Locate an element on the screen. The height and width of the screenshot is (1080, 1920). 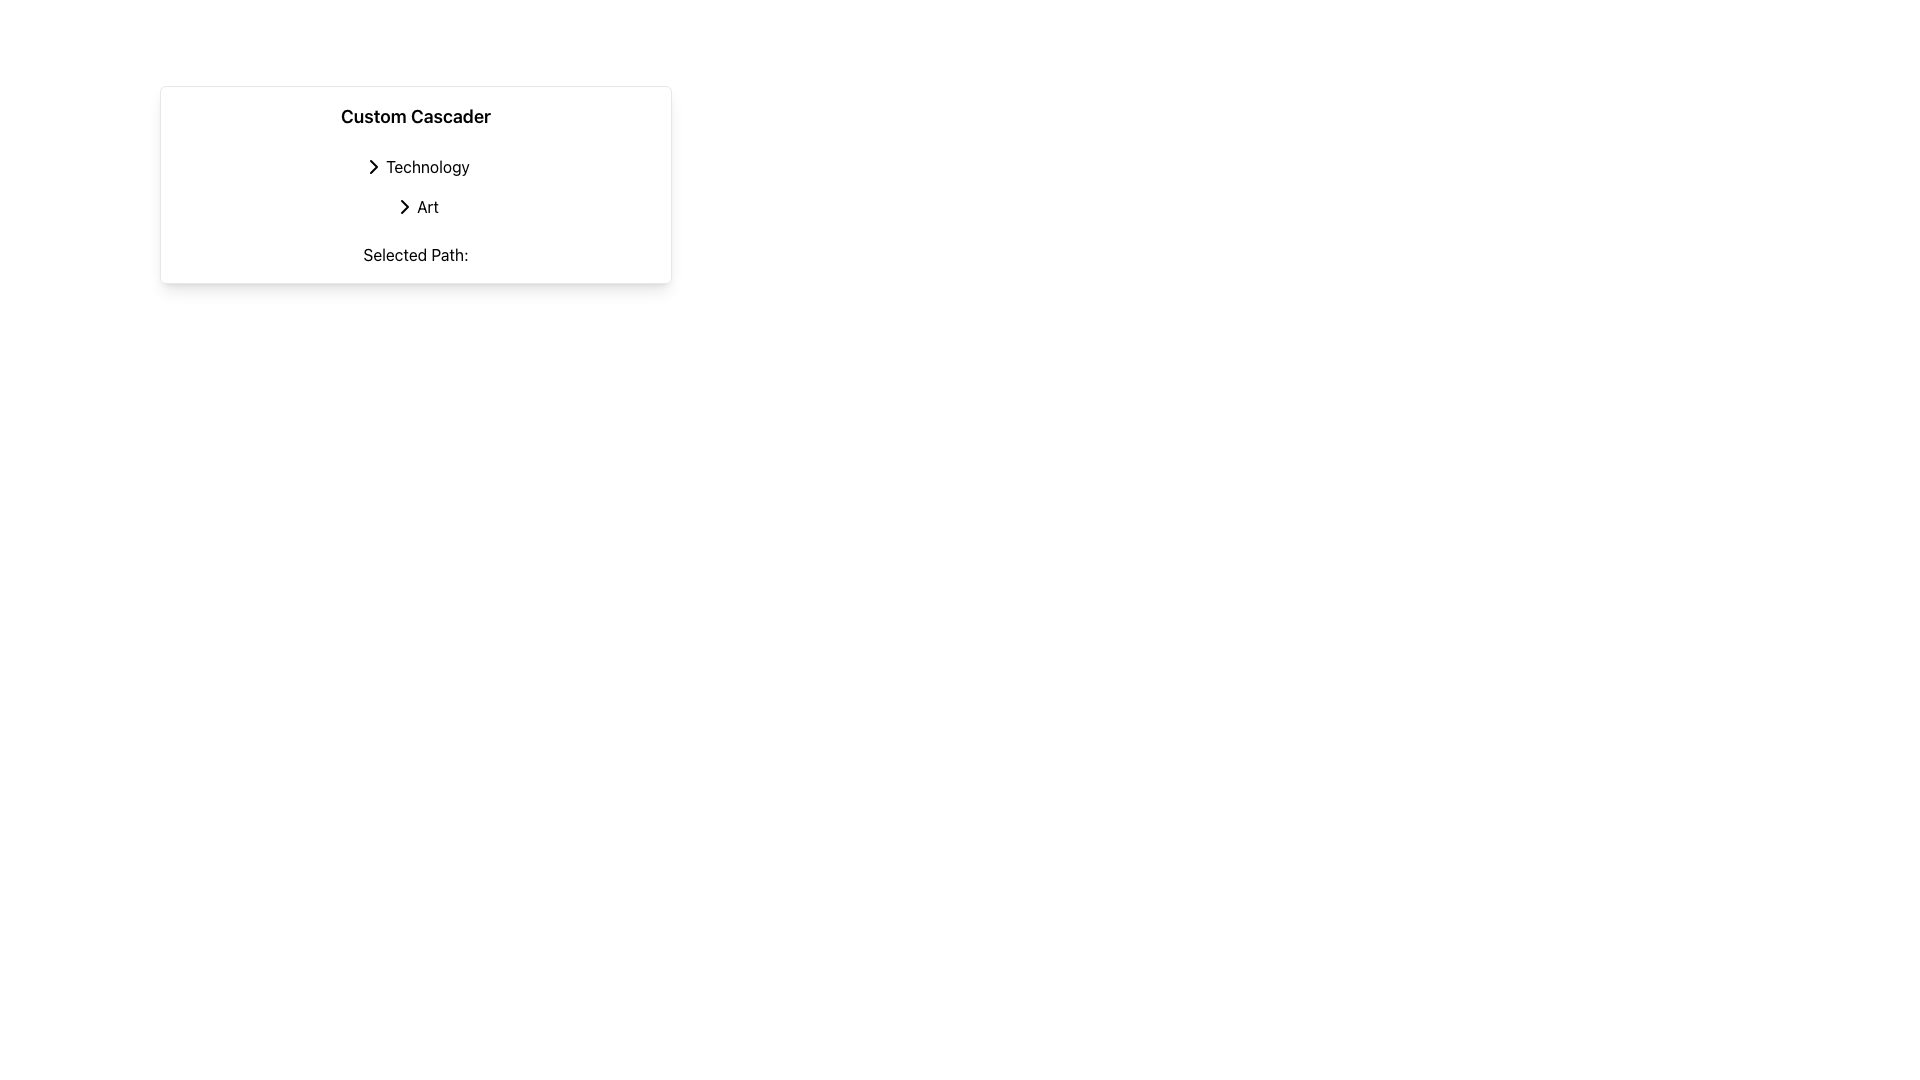
the clickable list item labeled 'Art' with a right-facing chevron icon is located at coordinates (415, 207).